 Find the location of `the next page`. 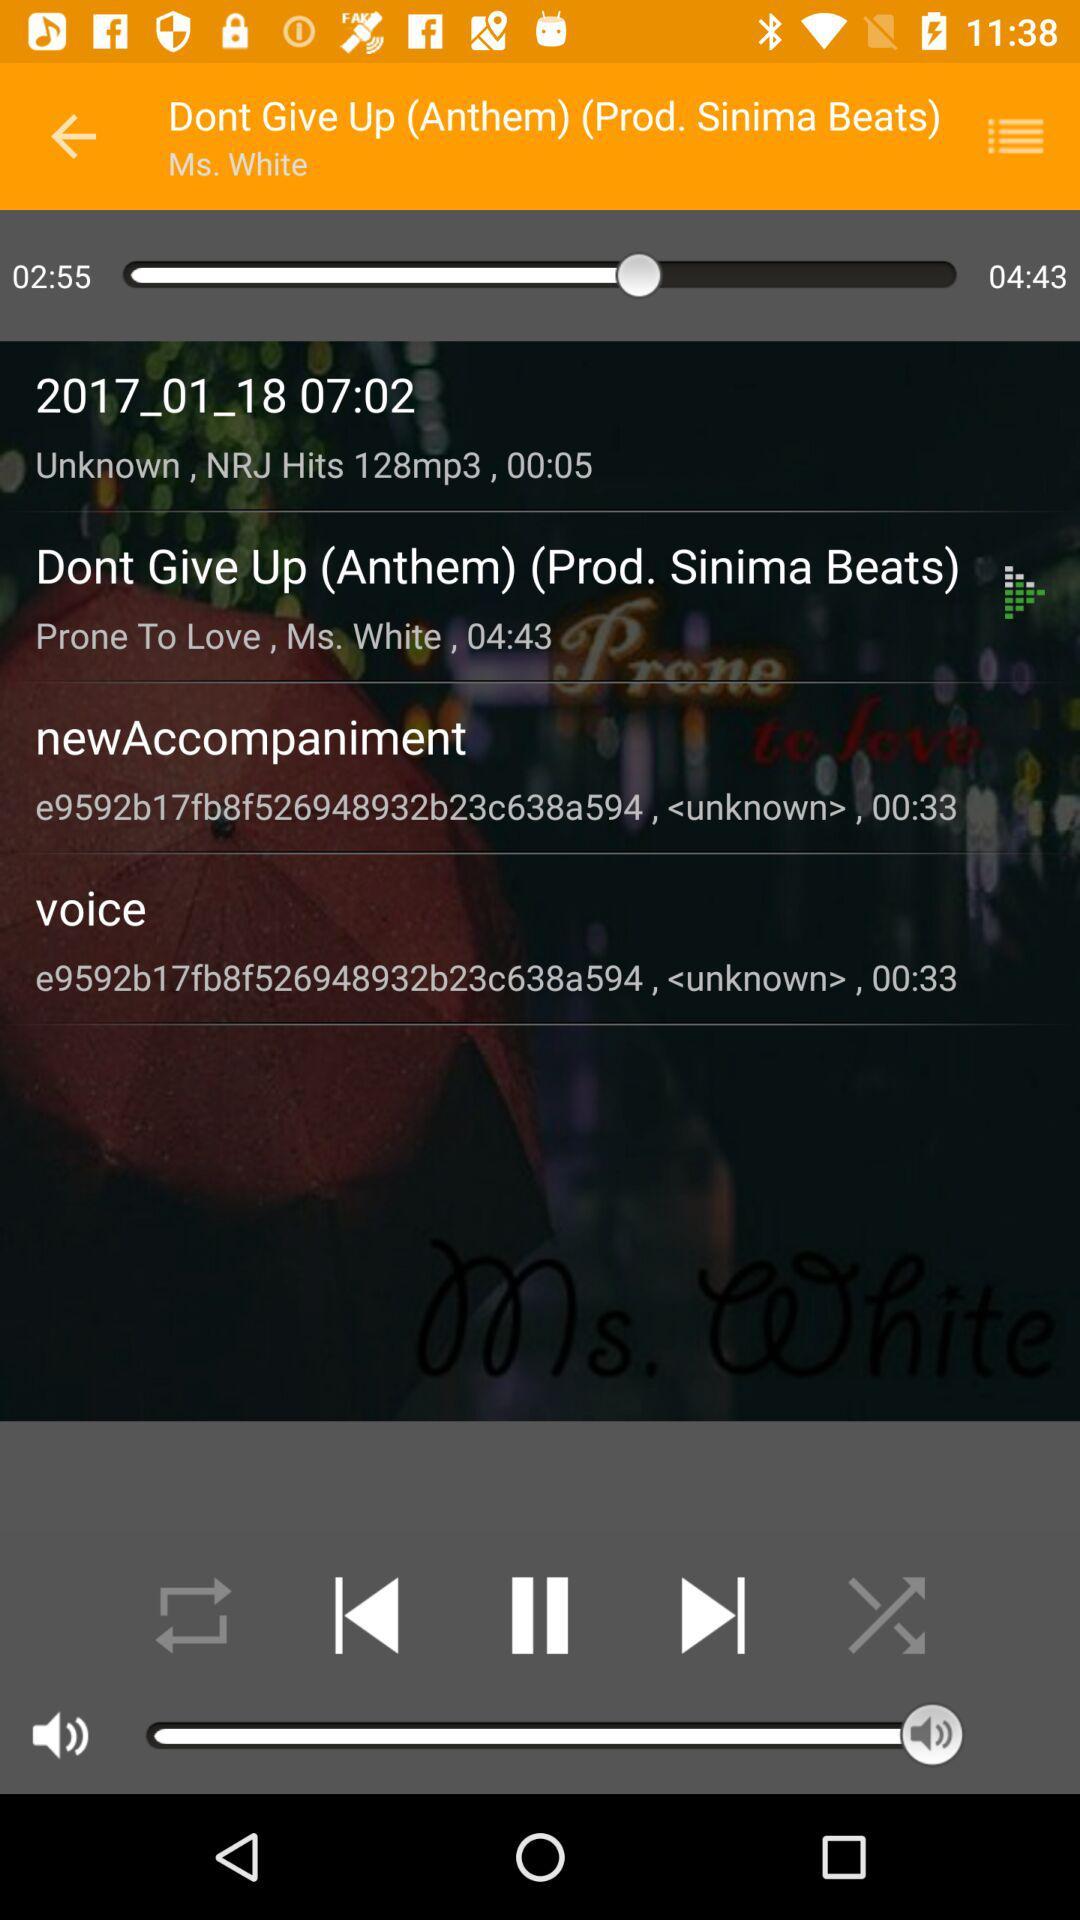

the next page is located at coordinates (712, 1615).